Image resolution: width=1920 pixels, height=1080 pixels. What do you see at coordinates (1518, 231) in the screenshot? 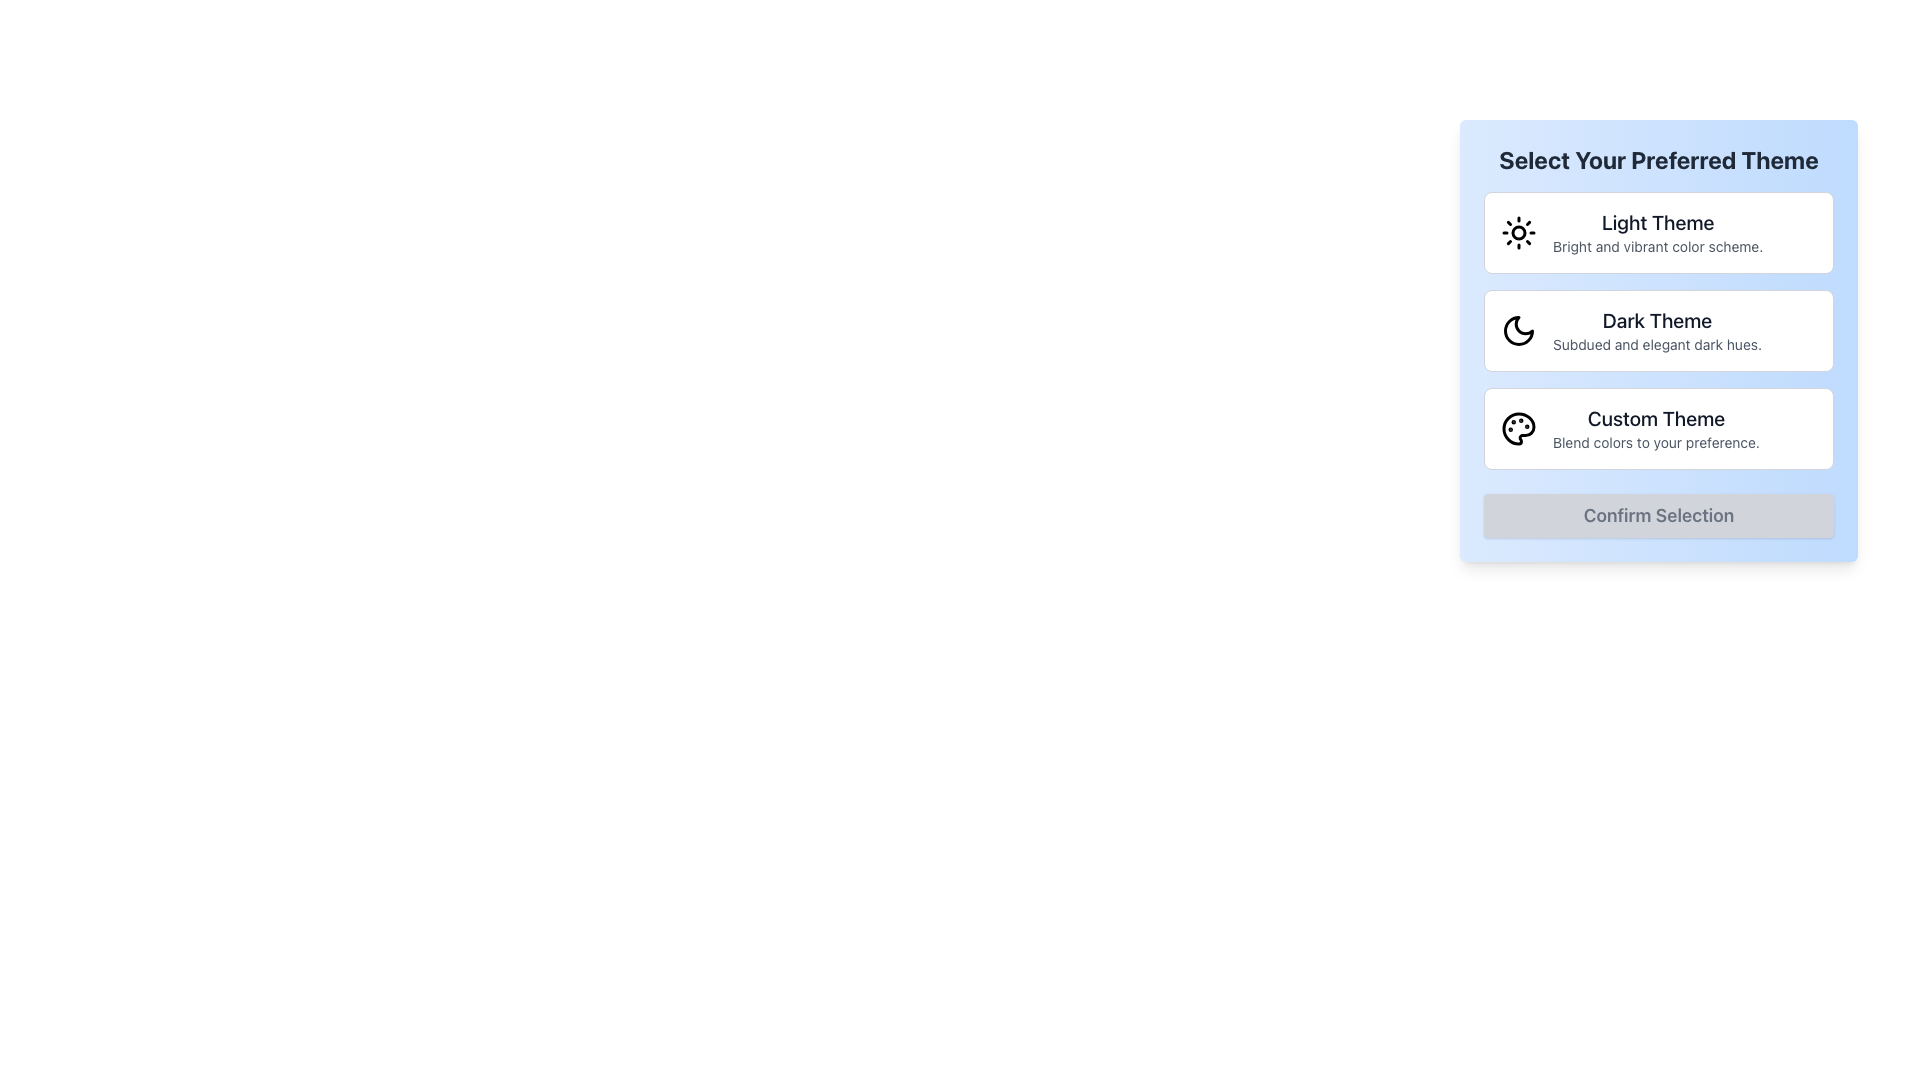
I see `the 'Light Theme' icon located to the left of the 'Light Theme' text` at bounding box center [1518, 231].